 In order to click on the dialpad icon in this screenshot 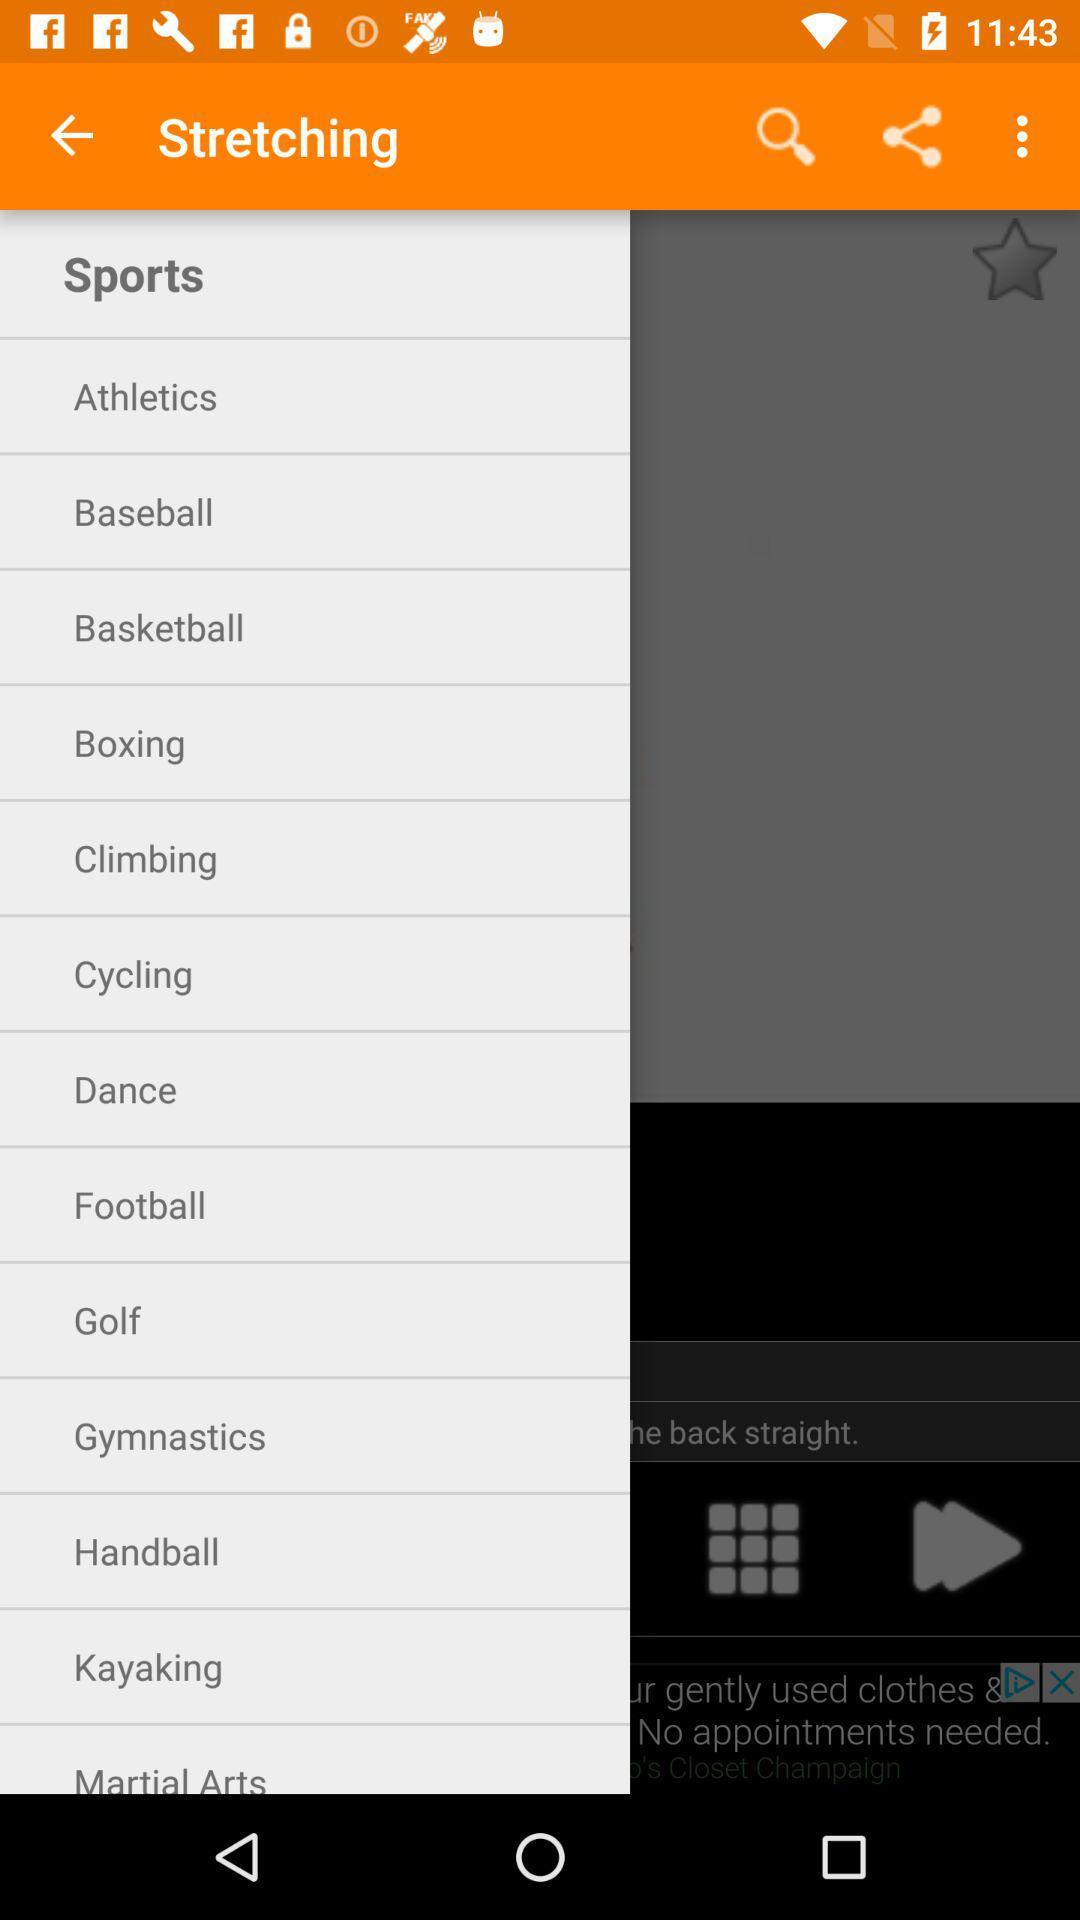, I will do `click(753, 1547)`.